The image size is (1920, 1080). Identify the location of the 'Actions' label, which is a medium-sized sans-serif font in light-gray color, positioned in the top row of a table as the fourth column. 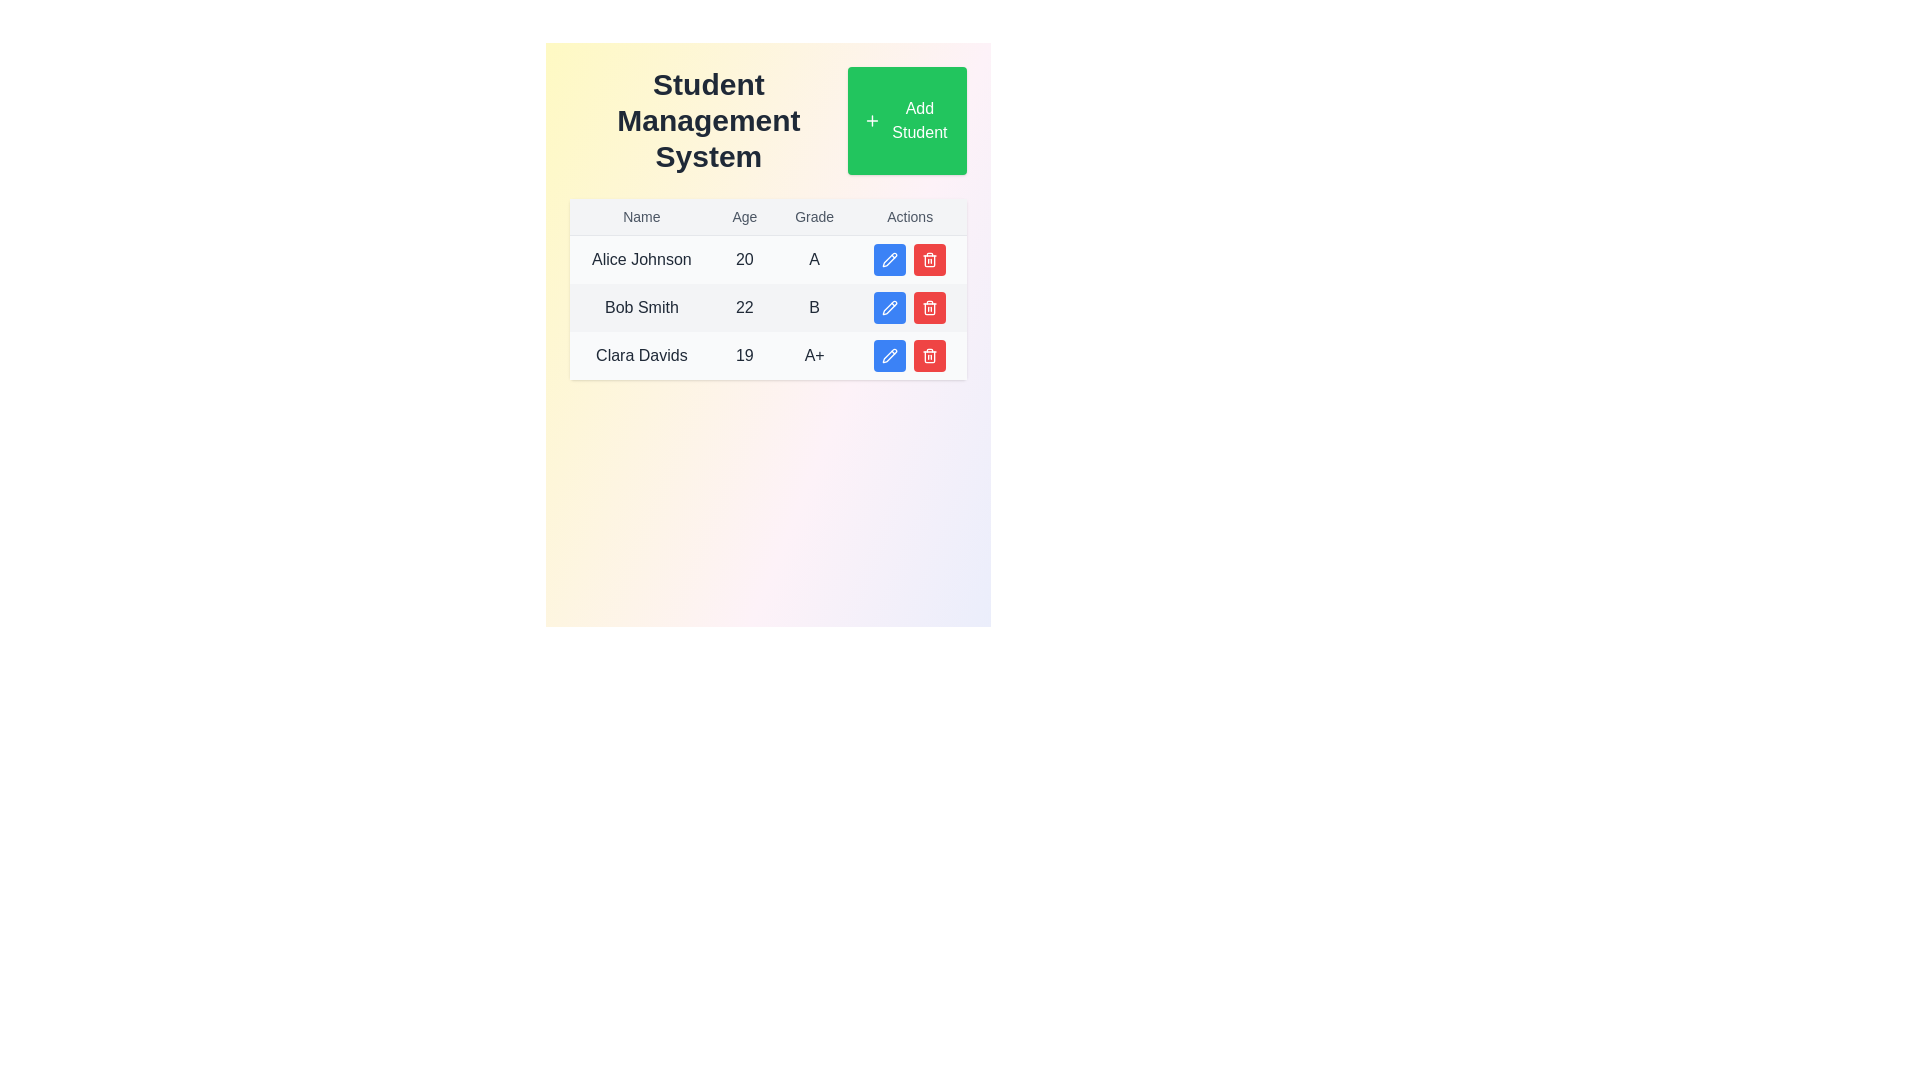
(909, 217).